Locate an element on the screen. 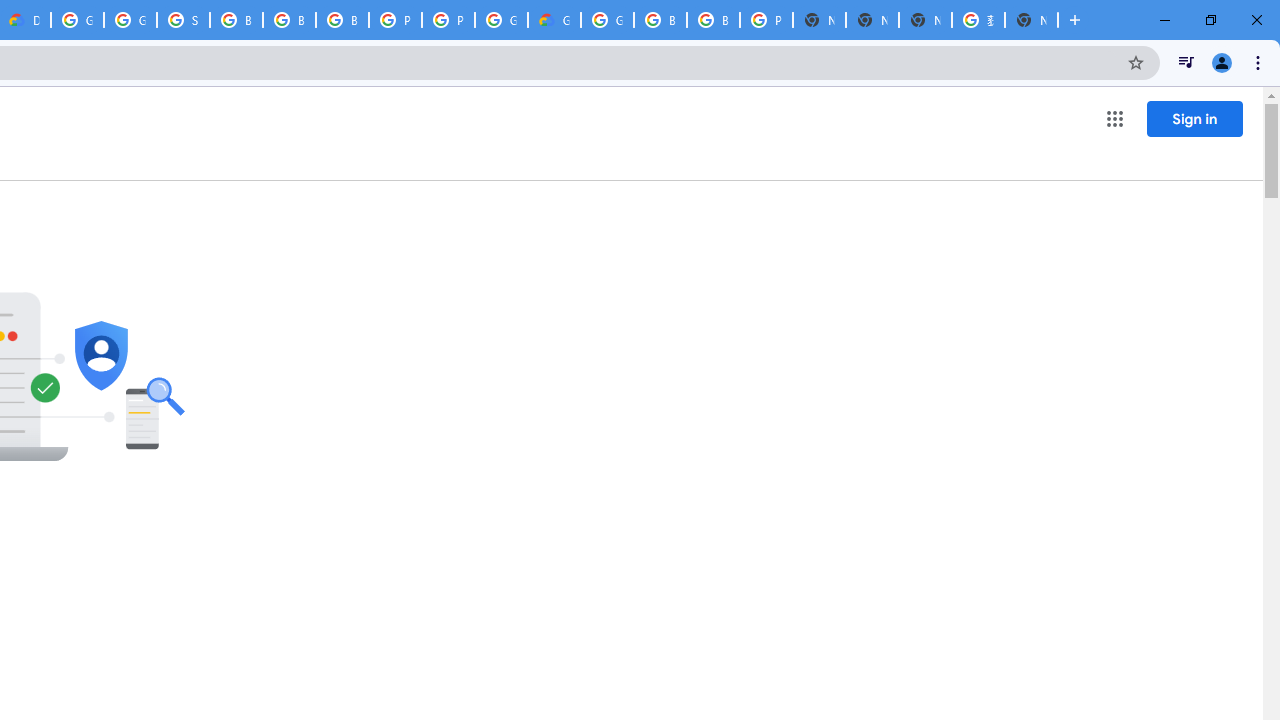  'New Tab' is located at coordinates (1031, 20).